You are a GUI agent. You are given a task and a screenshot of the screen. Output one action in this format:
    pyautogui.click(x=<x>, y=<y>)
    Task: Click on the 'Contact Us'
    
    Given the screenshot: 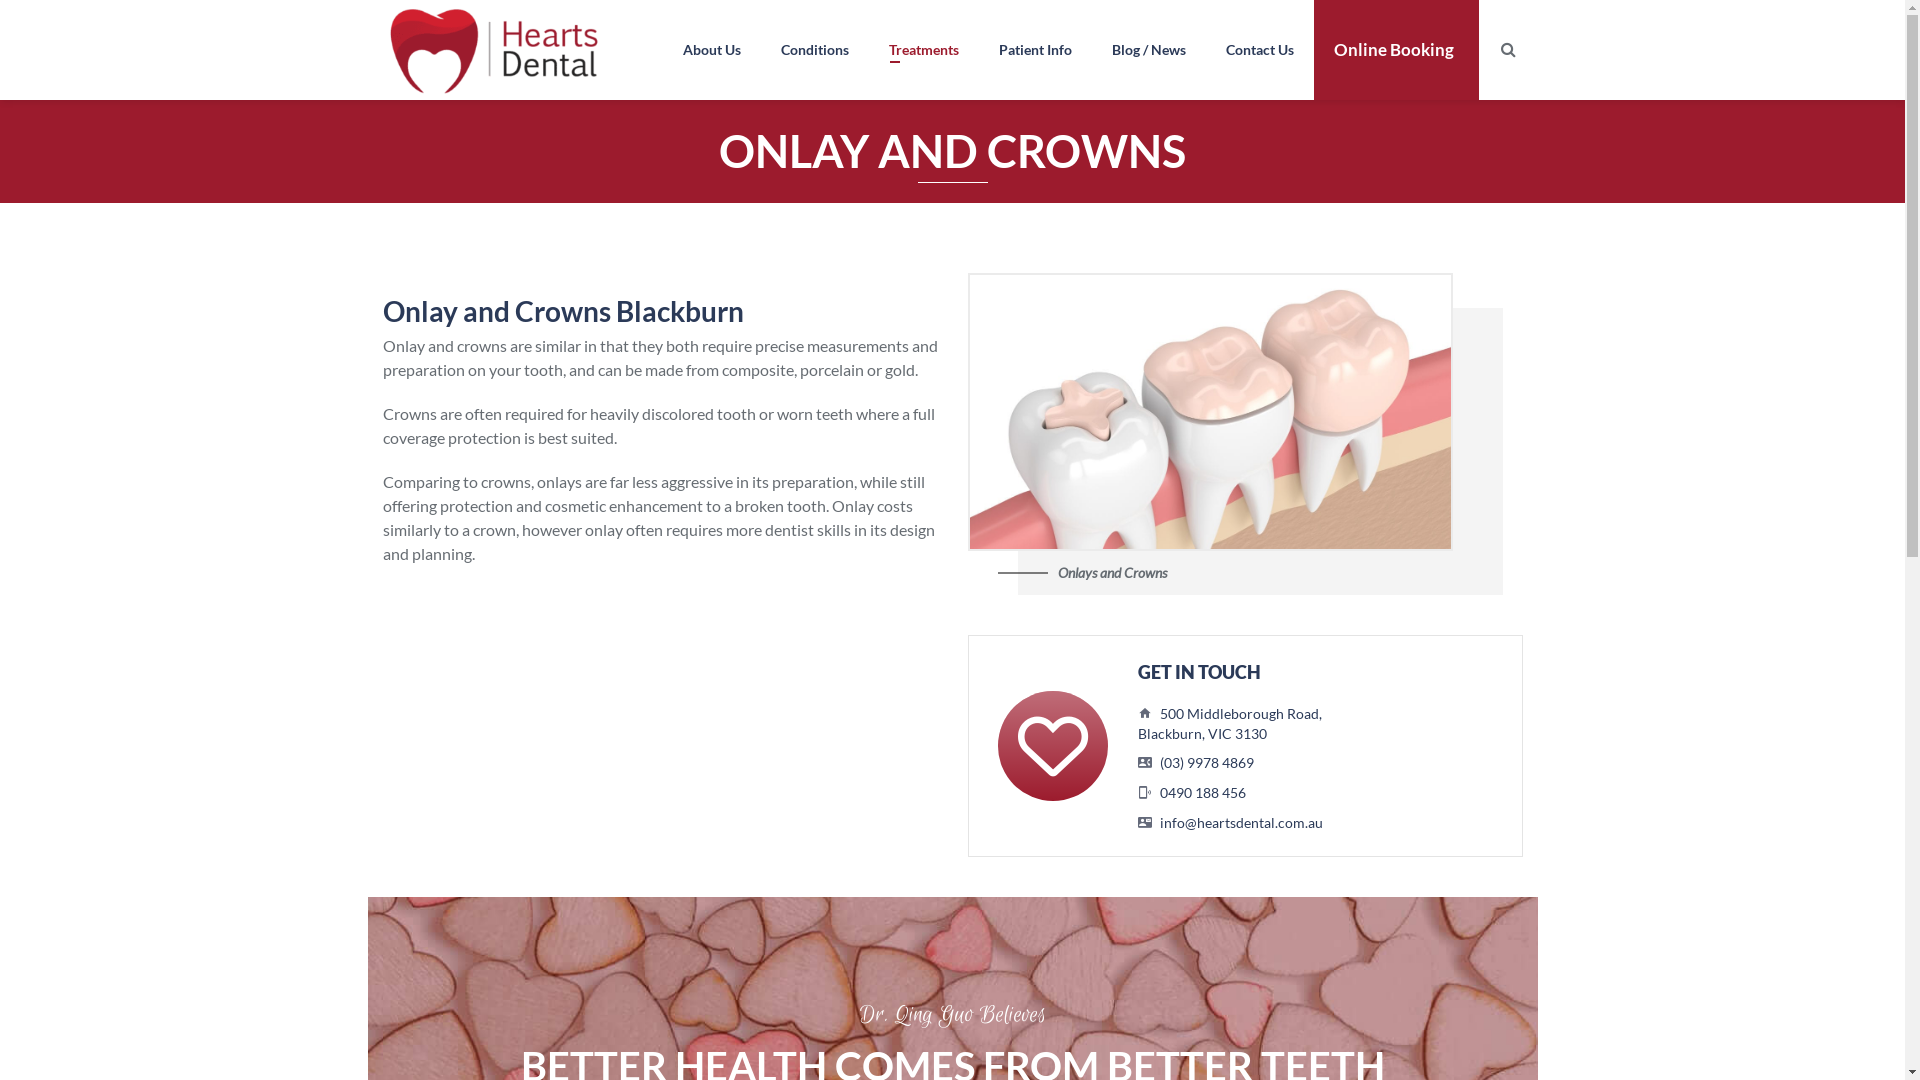 What is the action you would take?
    pyautogui.click(x=1258, y=49)
    